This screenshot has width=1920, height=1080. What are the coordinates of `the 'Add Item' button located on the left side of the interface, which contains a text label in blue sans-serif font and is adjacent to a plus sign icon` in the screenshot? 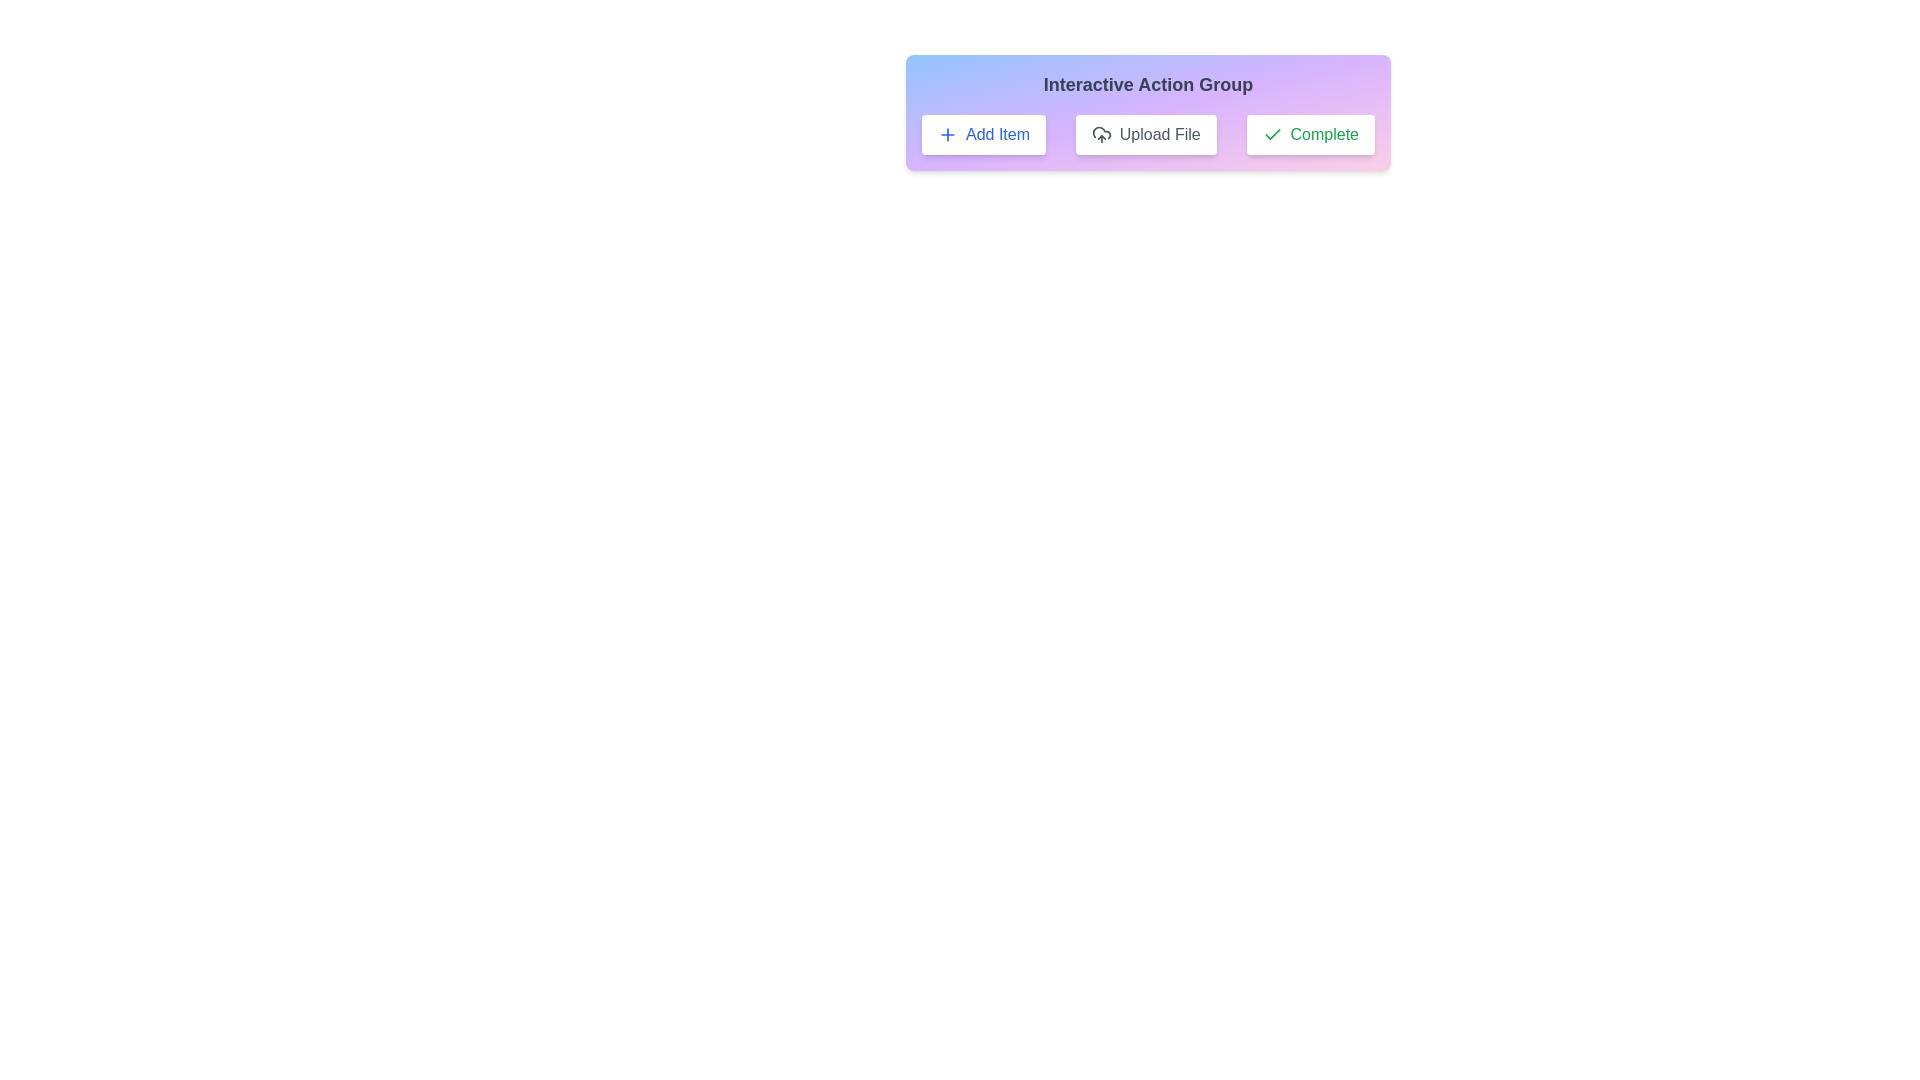 It's located at (998, 135).